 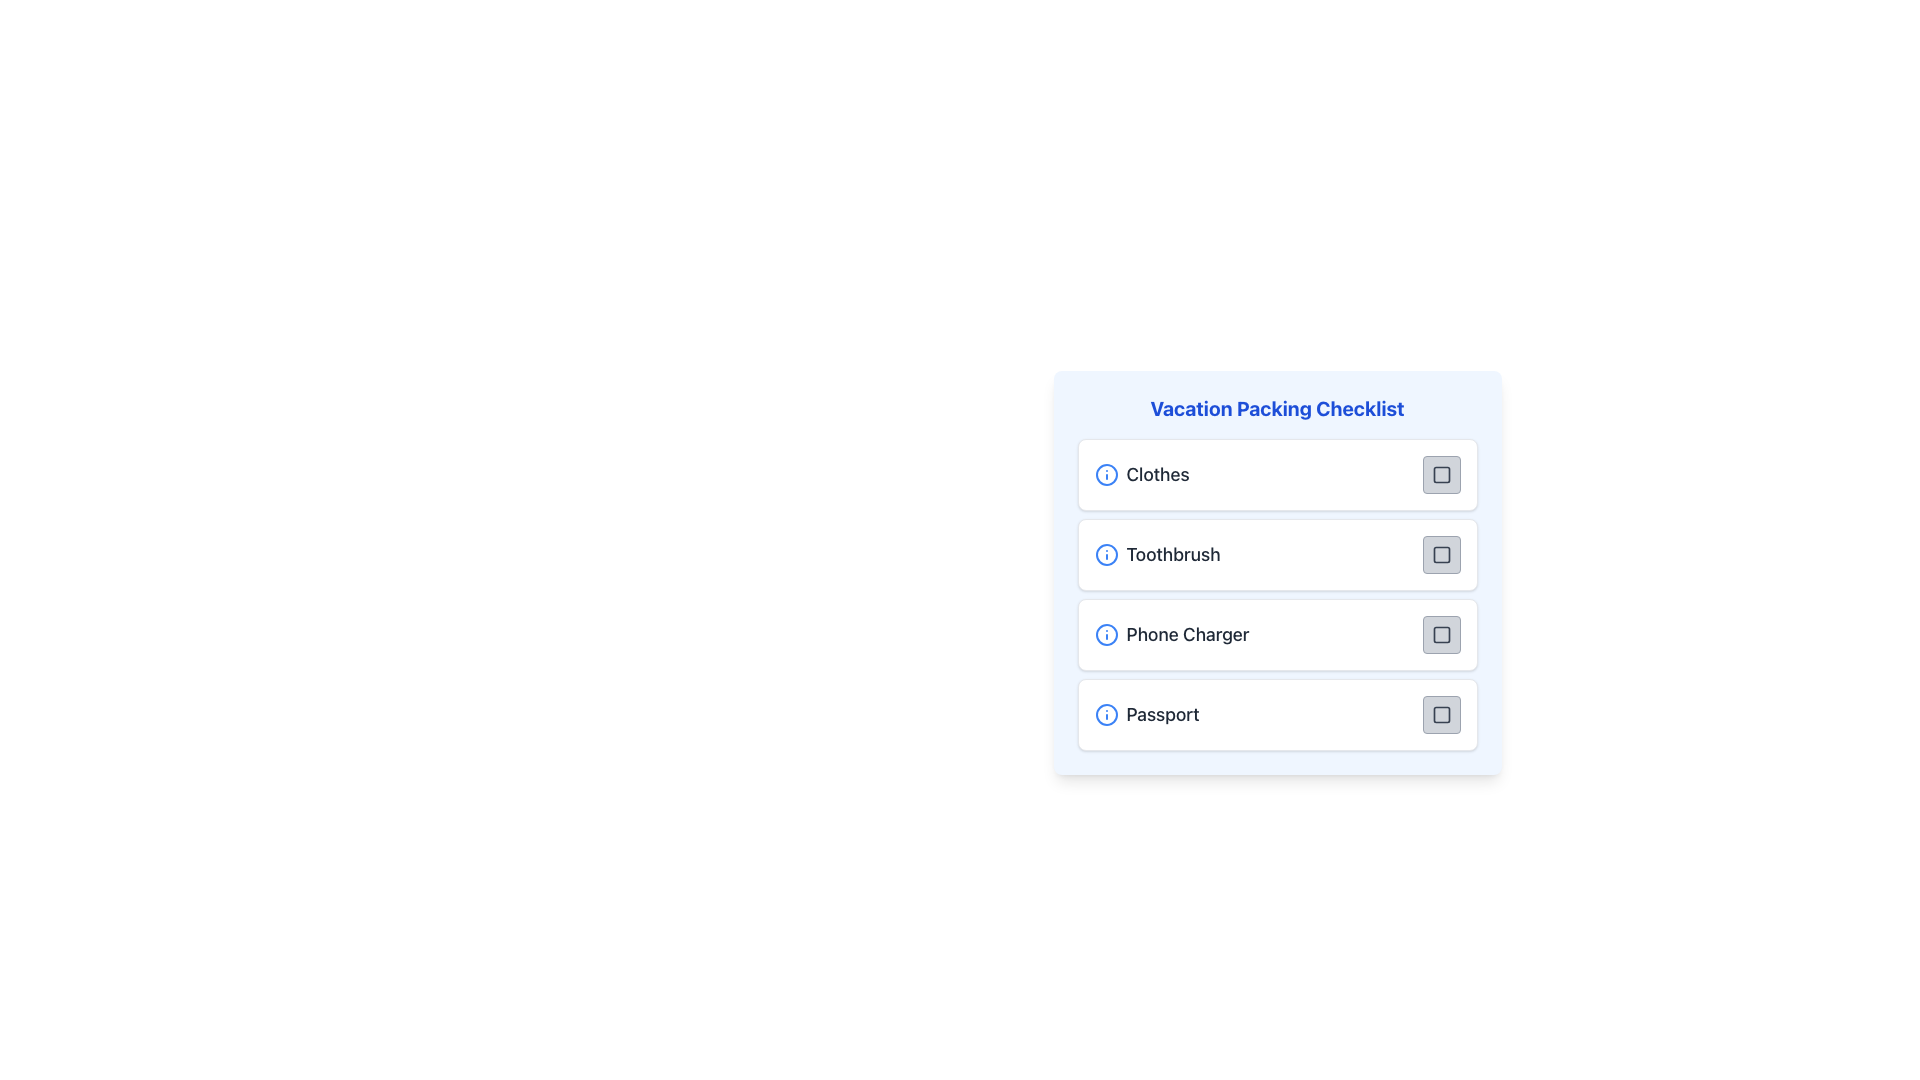 What do you see at coordinates (1441, 635) in the screenshot?
I see `the small square button with rounded borders, which has a gray background and is located to the far right of the 'Phone Charger' label` at bounding box center [1441, 635].